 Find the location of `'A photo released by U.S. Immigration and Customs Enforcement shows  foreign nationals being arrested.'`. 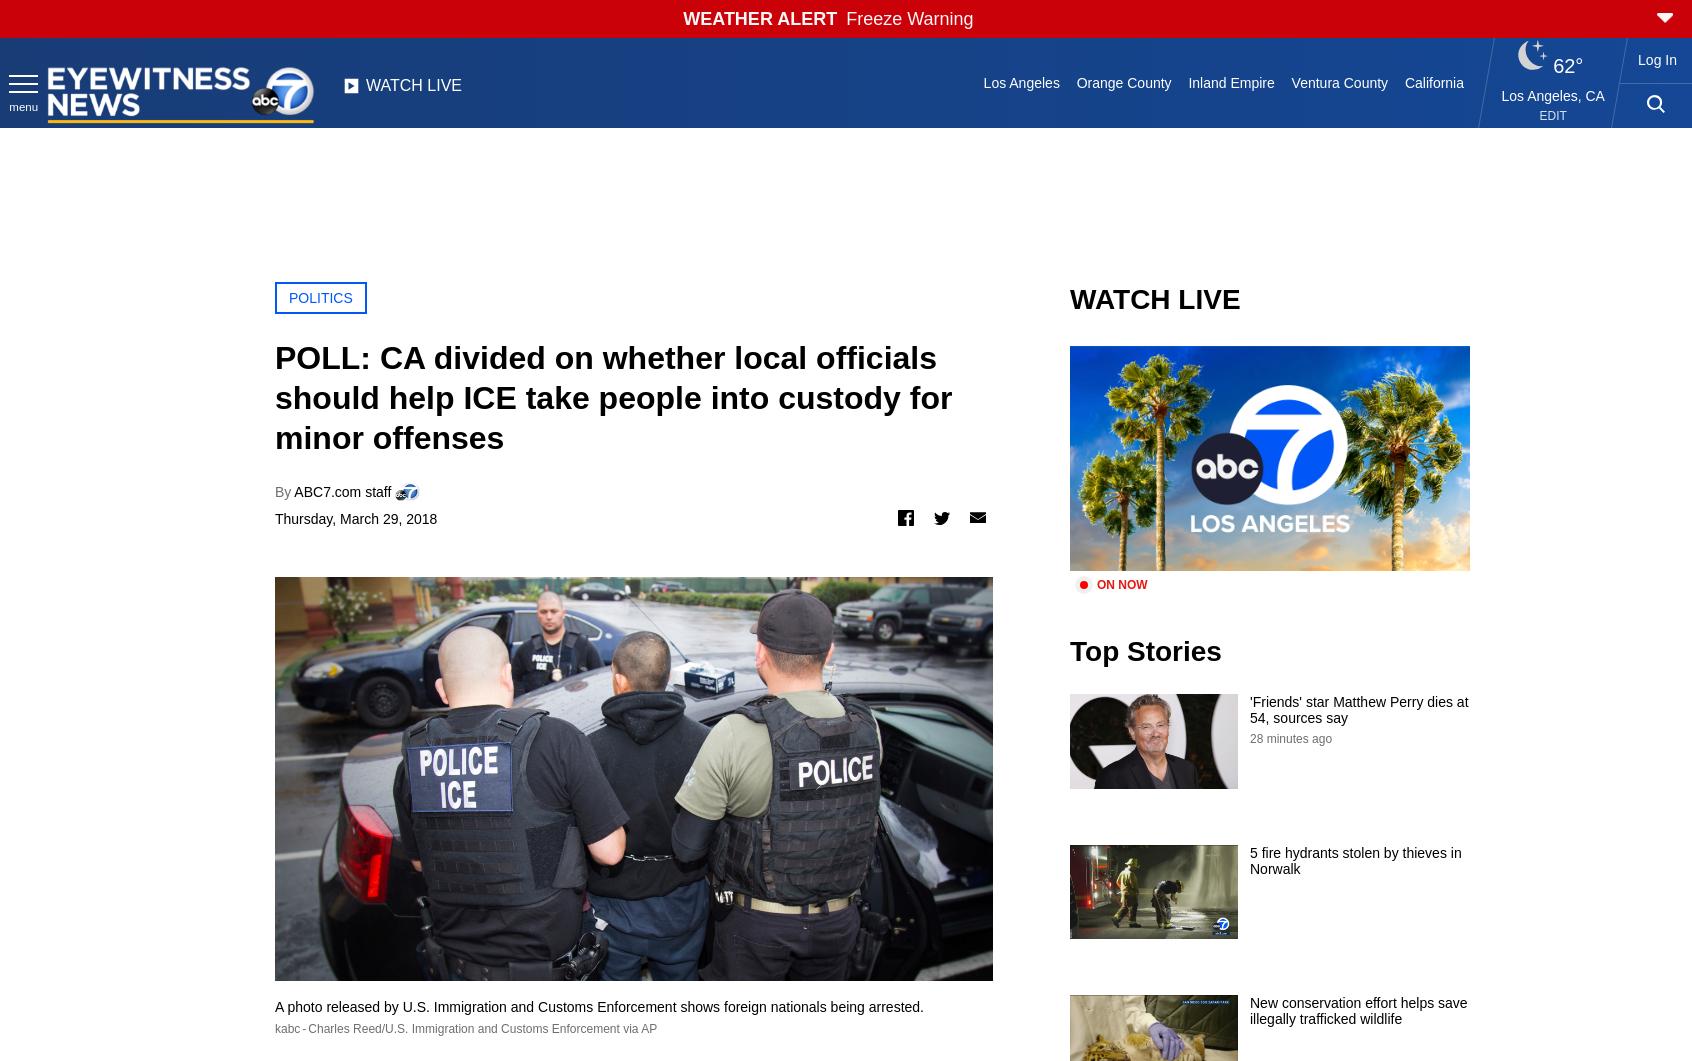

'A photo released by U.S. Immigration and Customs Enforcement shows  foreign nationals being arrested.' is located at coordinates (598, 1005).